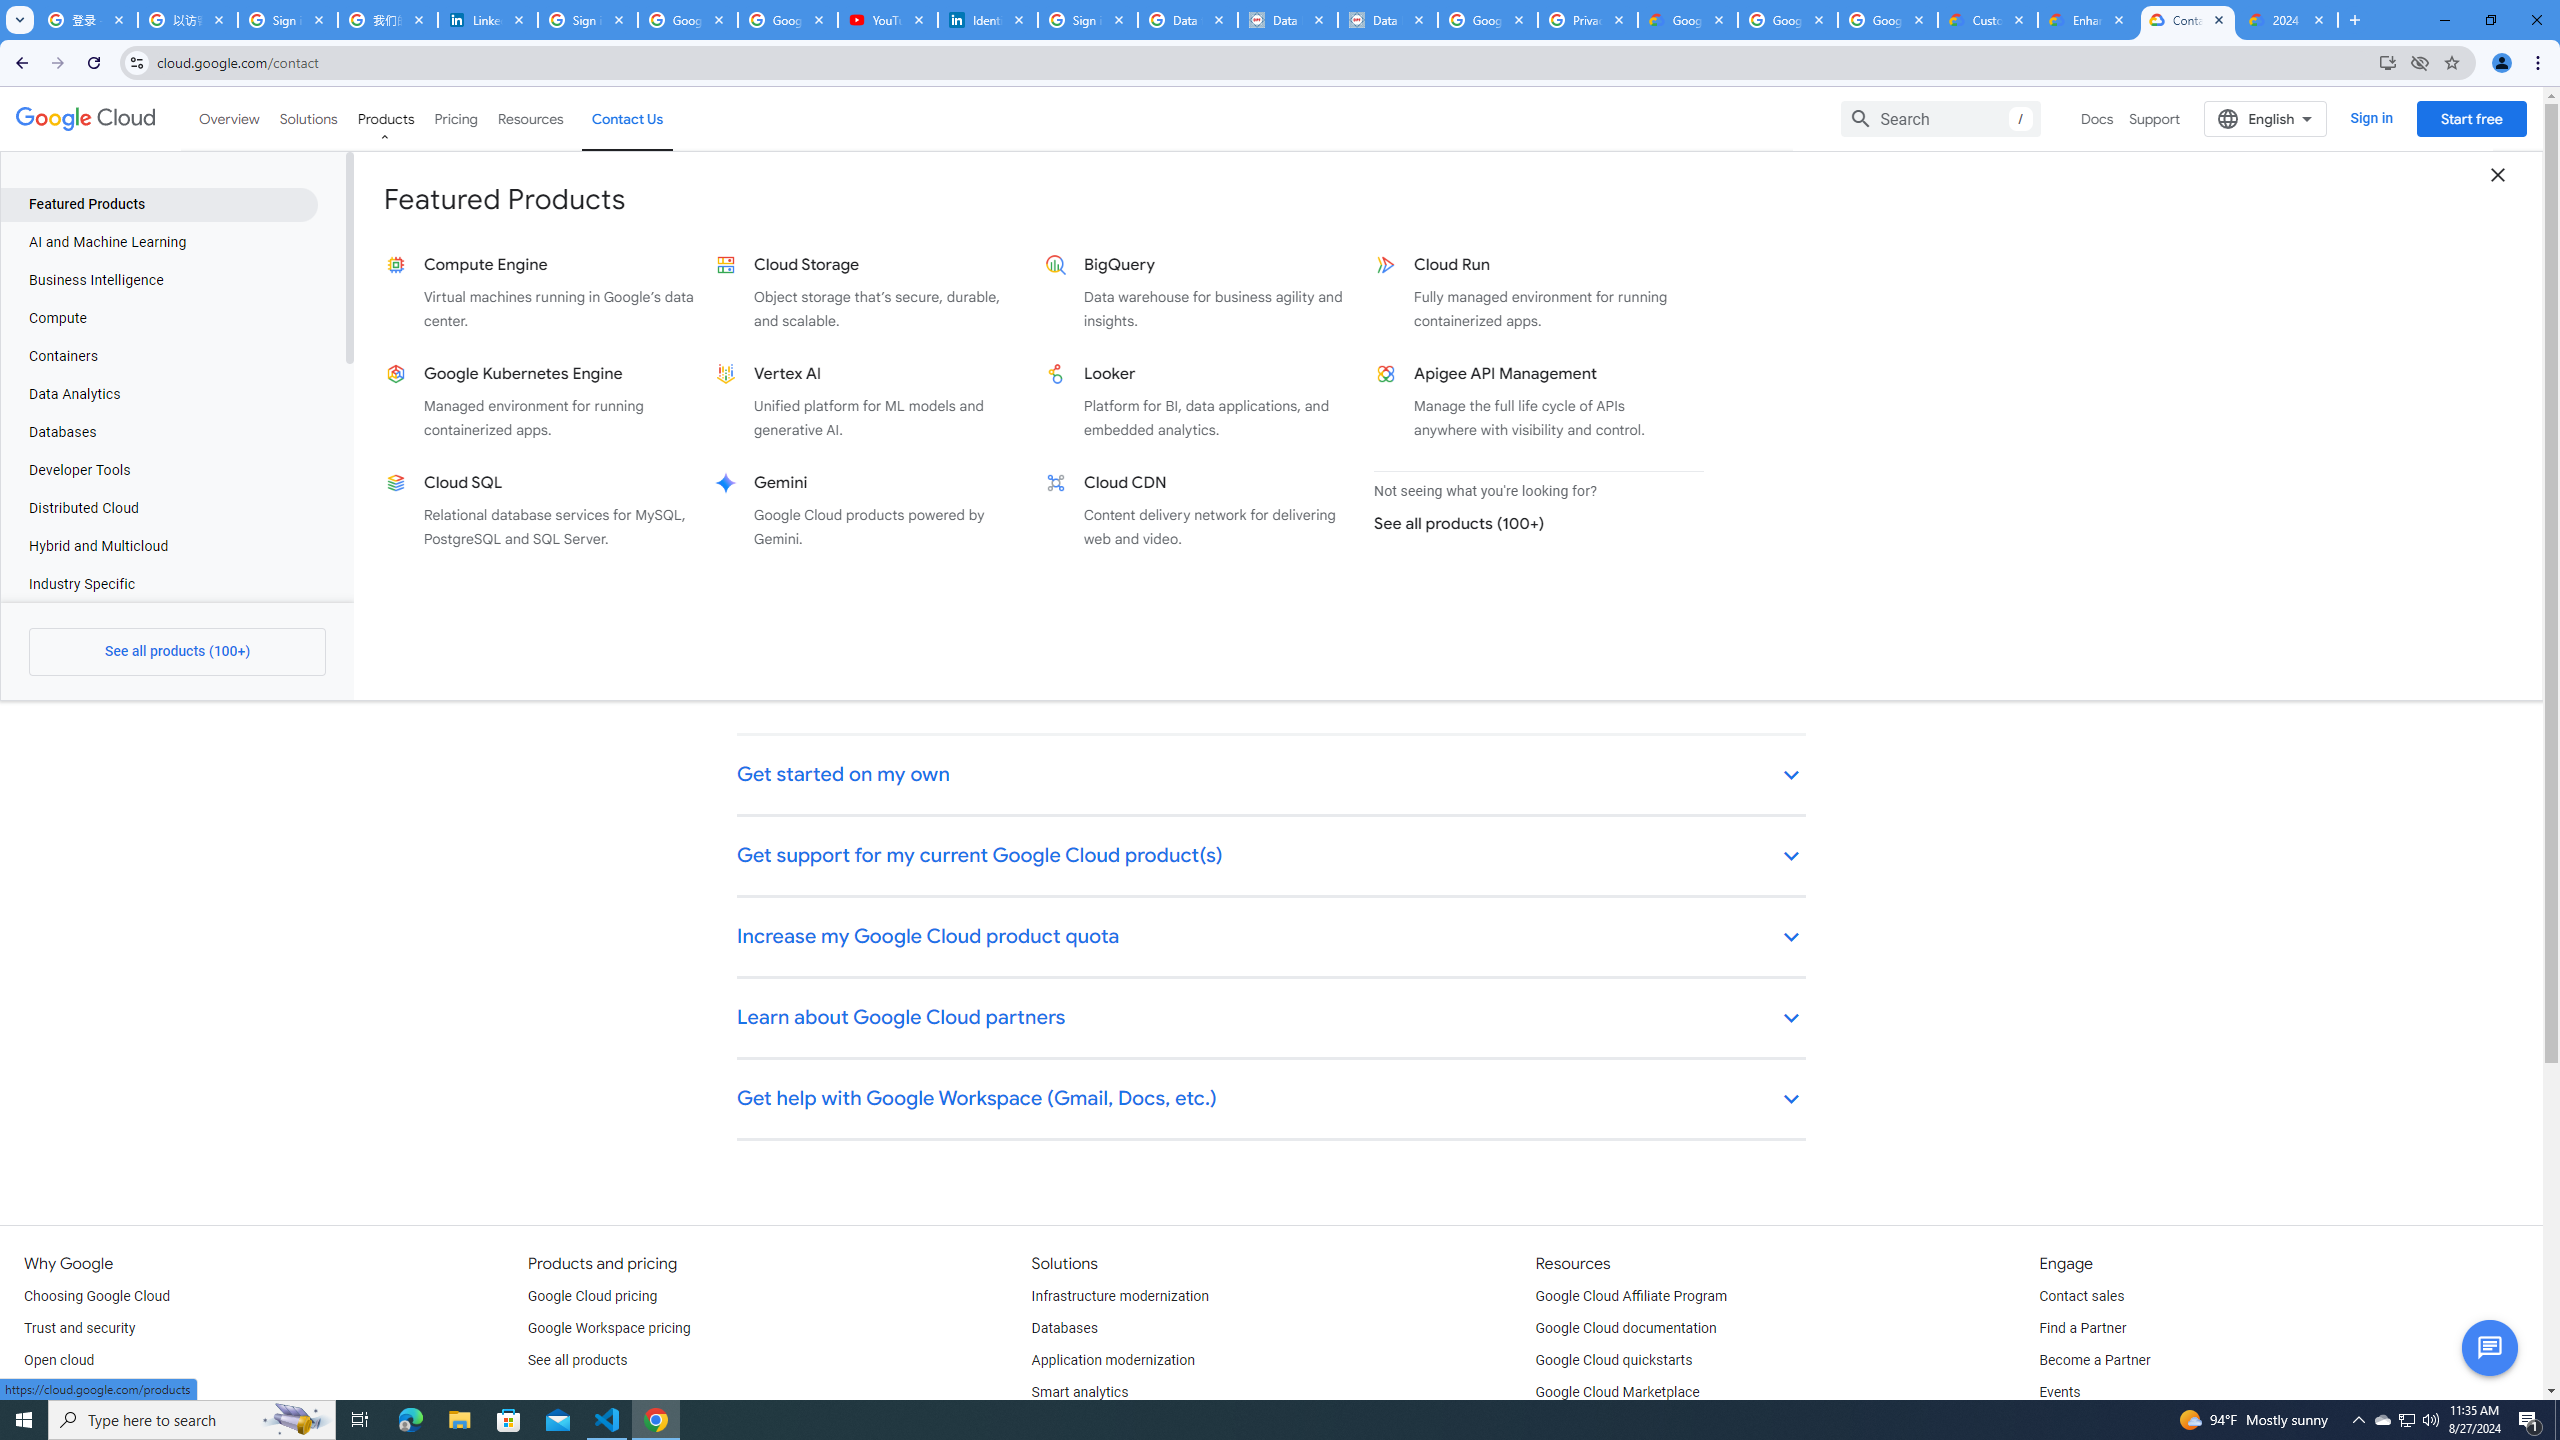 This screenshot has width=2560, height=1440. What do you see at coordinates (158, 470) in the screenshot?
I see `'Developer Tools'` at bounding box center [158, 470].